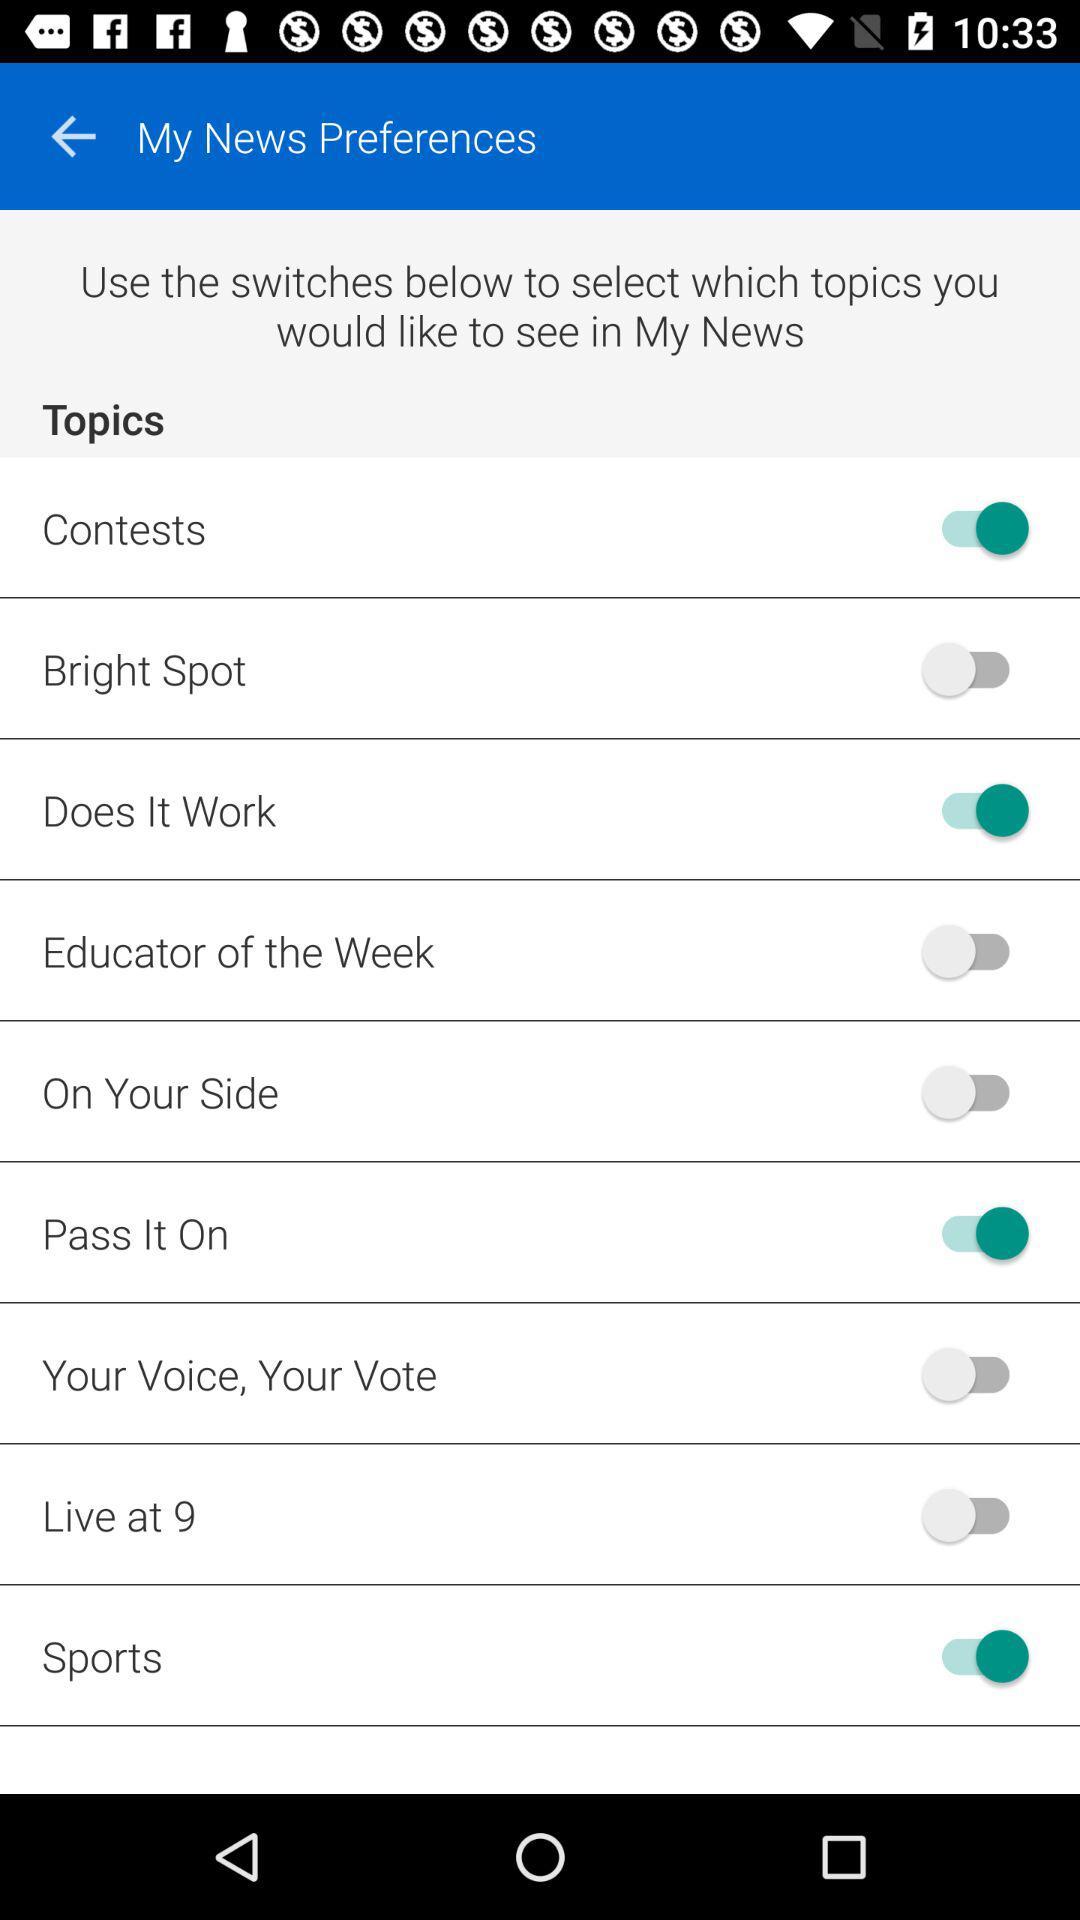 The image size is (1080, 1920). Describe the element at coordinates (974, 1090) in the screenshot. I see `on your side` at that location.